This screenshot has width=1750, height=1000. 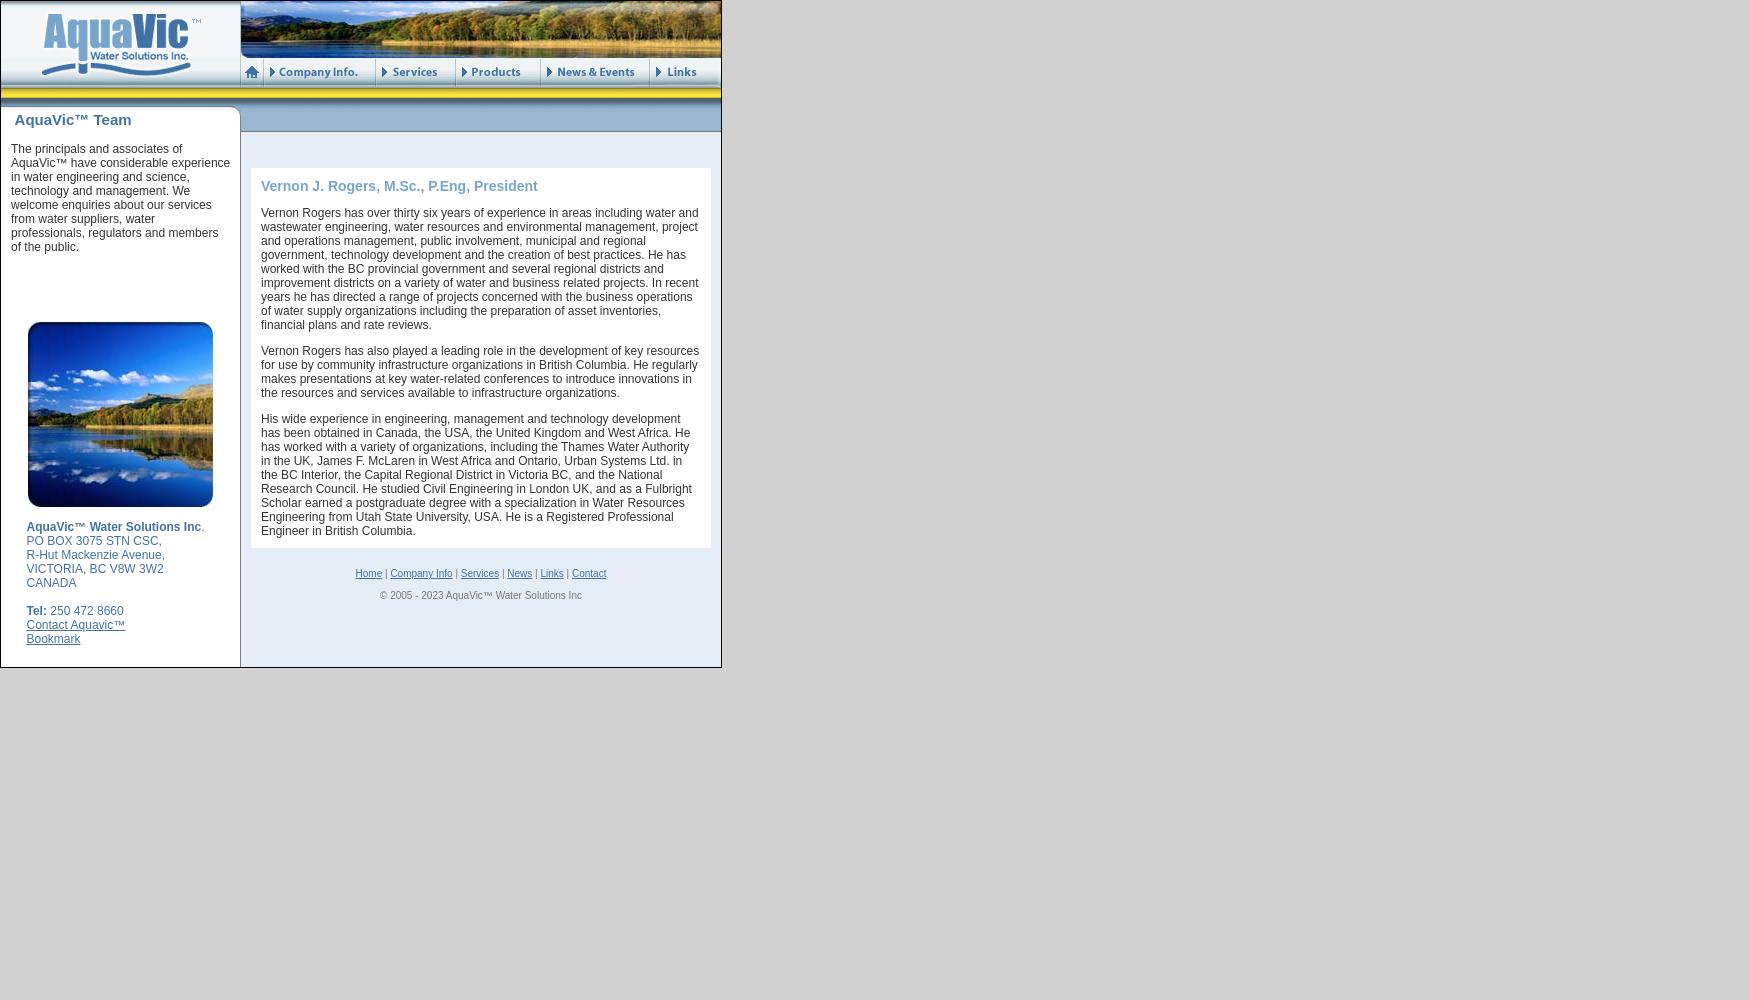 What do you see at coordinates (398, 186) in the screenshot?
I see `'Vernon J. Rogers, M.Sc., P.Eng, President'` at bounding box center [398, 186].